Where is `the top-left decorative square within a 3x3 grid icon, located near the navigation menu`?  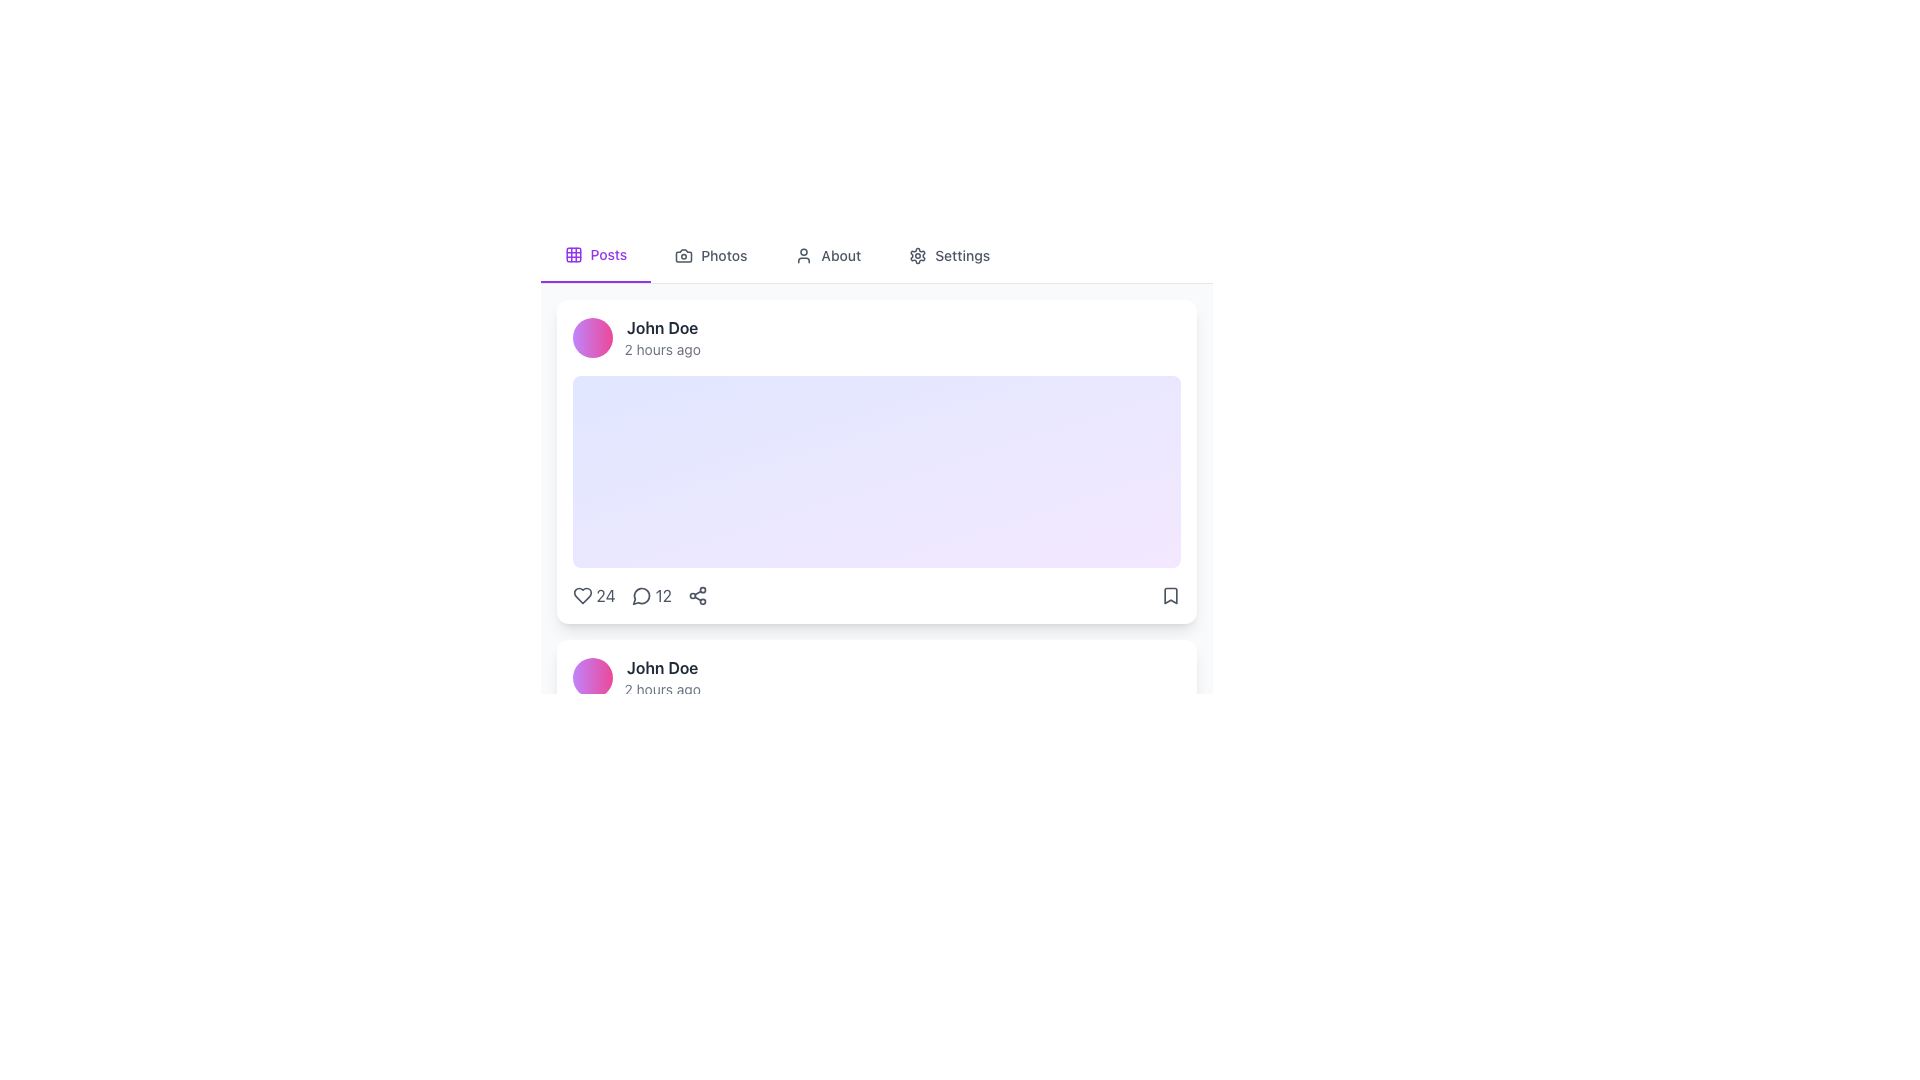 the top-left decorative square within a 3x3 grid icon, located near the navigation menu is located at coordinates (572, 253).